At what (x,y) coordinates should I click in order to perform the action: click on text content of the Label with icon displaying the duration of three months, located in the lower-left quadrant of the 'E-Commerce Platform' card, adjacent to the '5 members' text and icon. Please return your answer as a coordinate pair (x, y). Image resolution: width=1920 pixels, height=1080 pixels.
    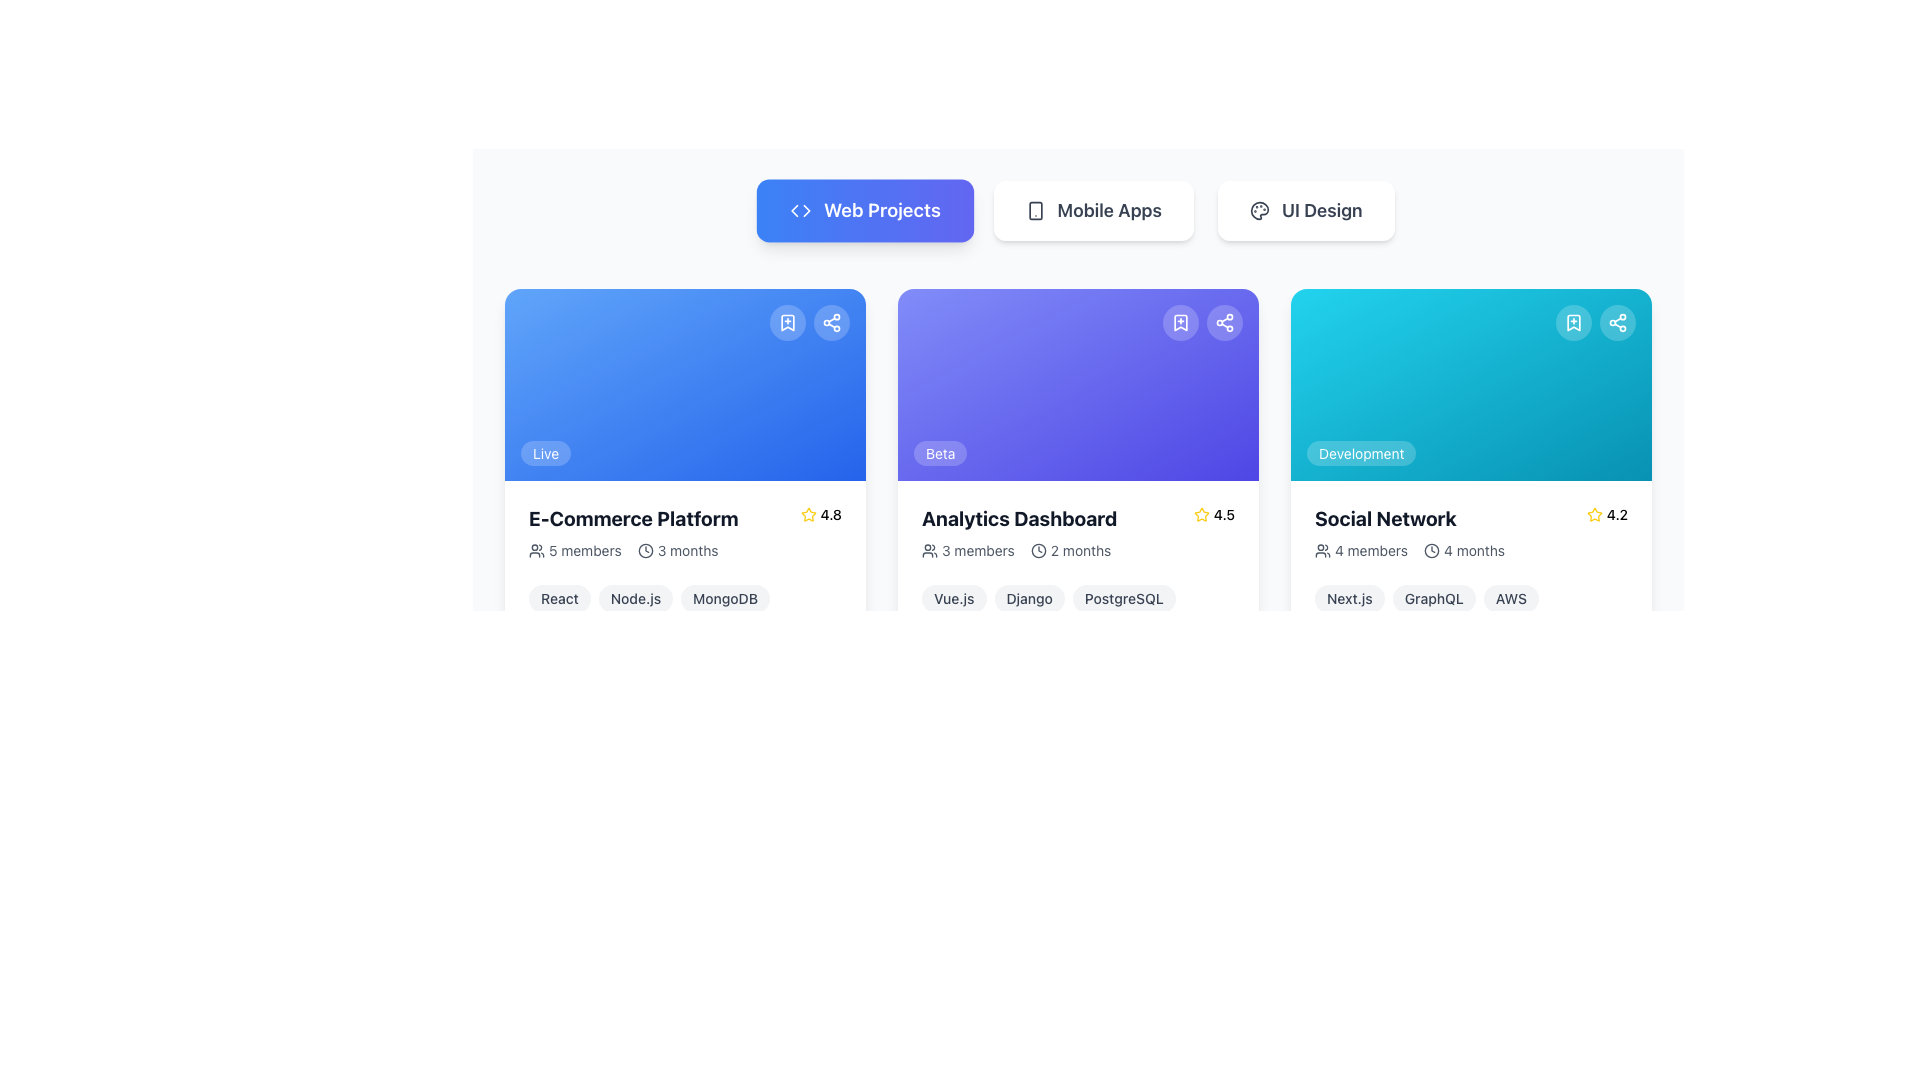
    Looking at the image, I should click on (678, 551).